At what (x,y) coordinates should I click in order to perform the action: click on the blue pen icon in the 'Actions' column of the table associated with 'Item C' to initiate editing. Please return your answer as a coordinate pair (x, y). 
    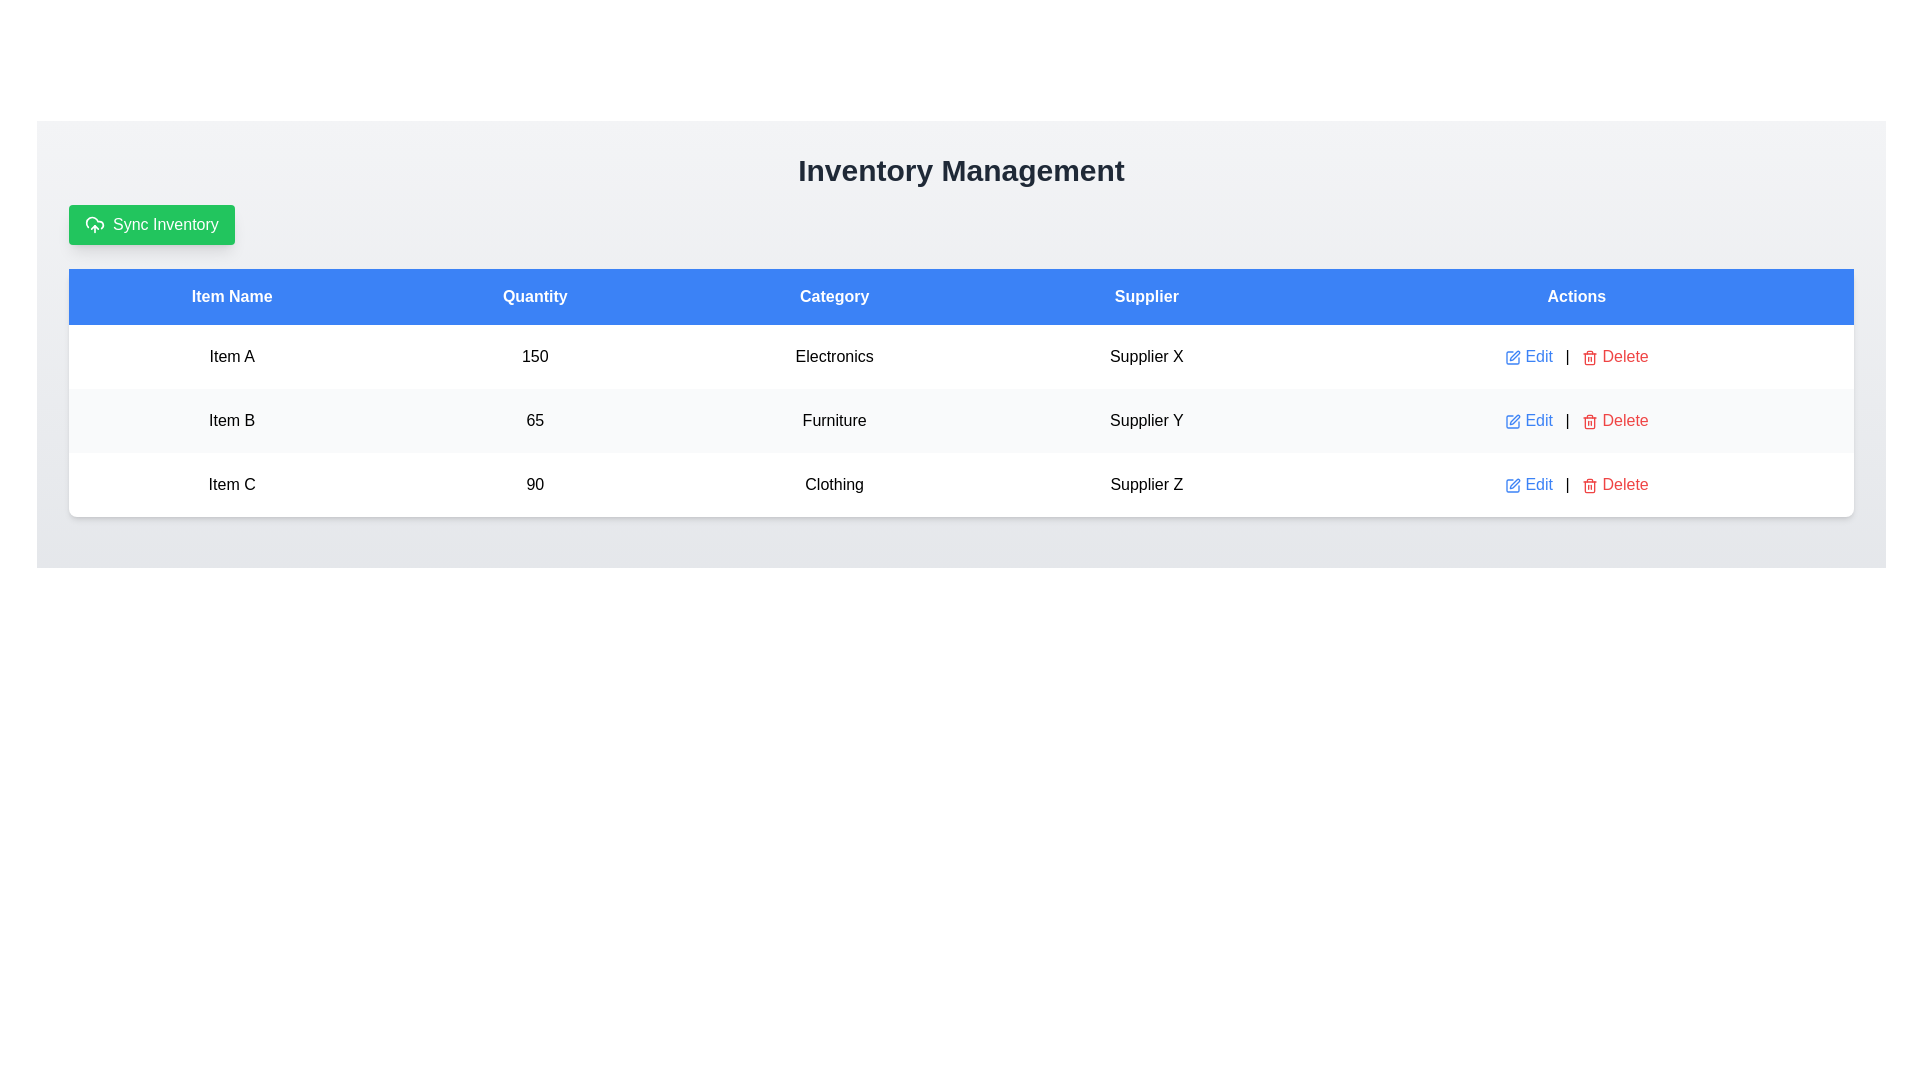
    Looking at the image, I should click on (1512, 485).